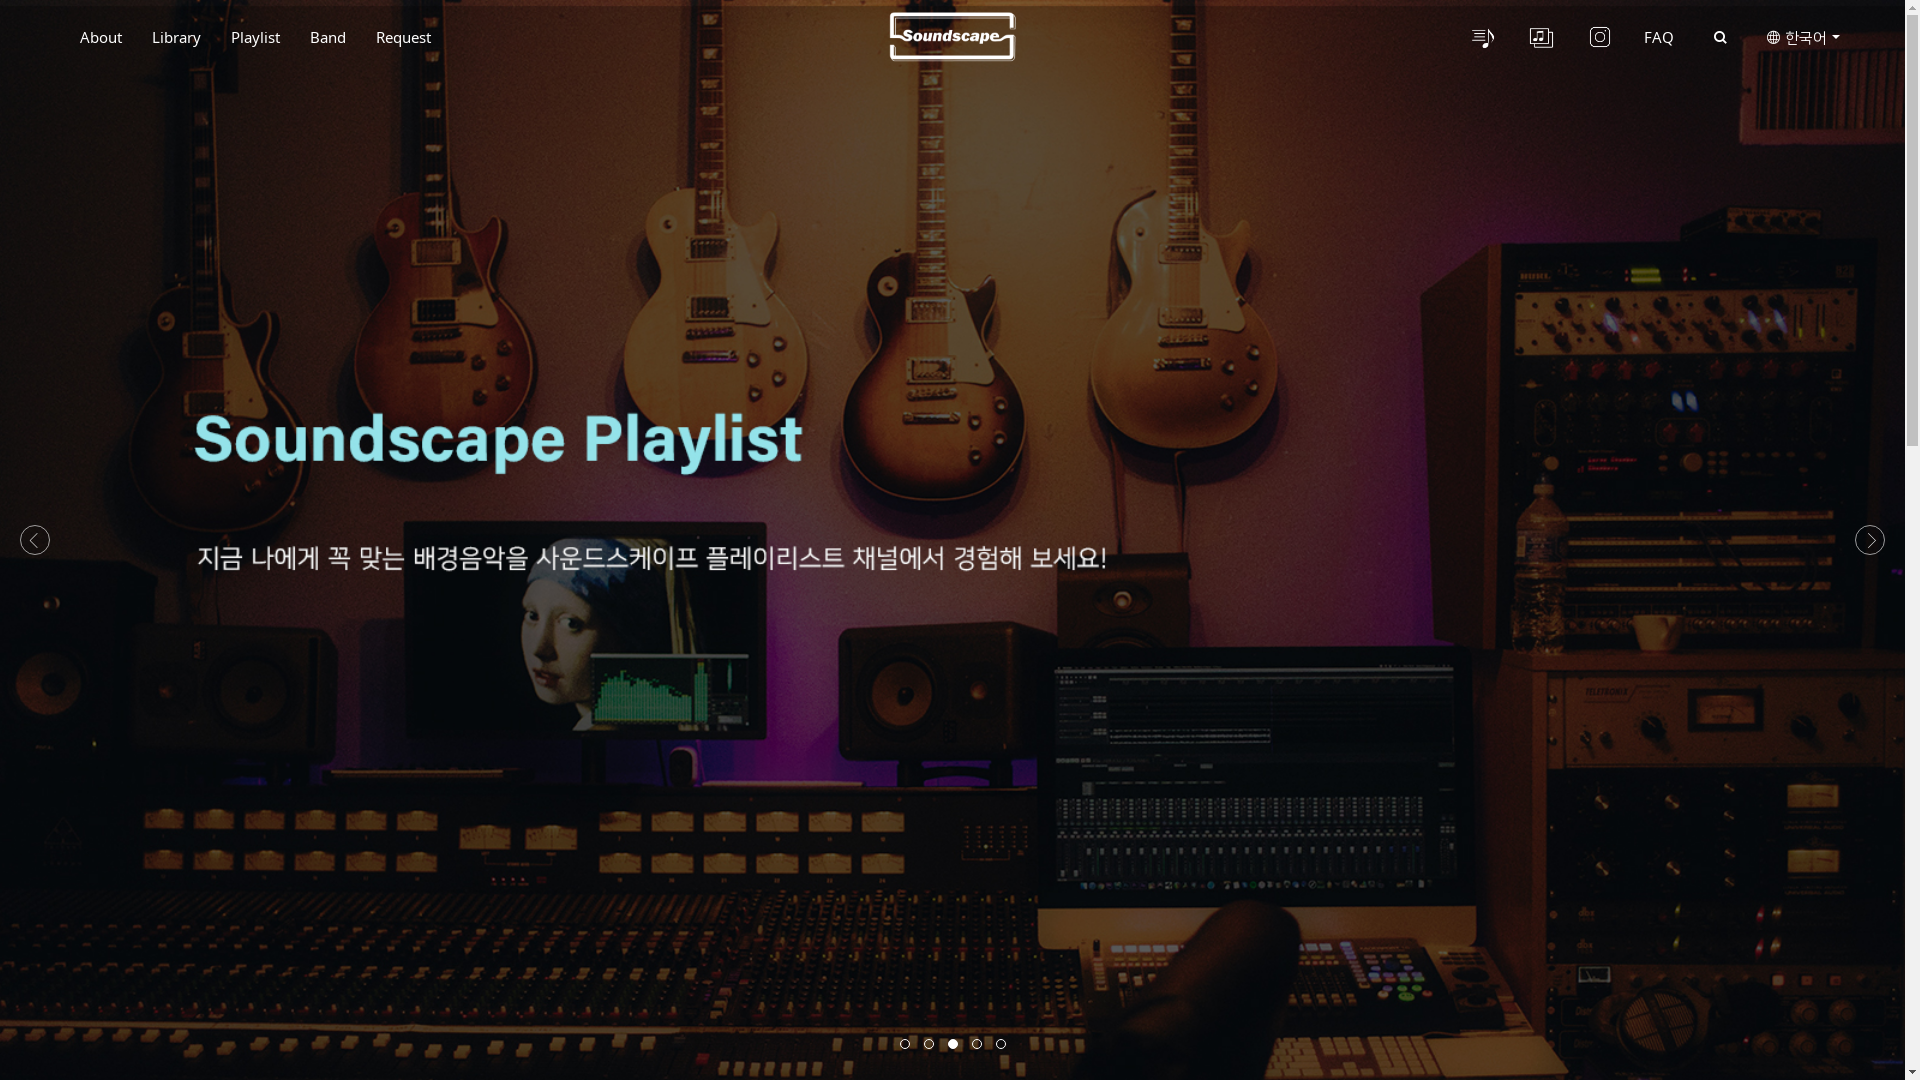 The width and height of the screenshot is (1920, 1080). Describe the element at coordinates (65, 37) in the screenshot. I see `'About'` at that location.